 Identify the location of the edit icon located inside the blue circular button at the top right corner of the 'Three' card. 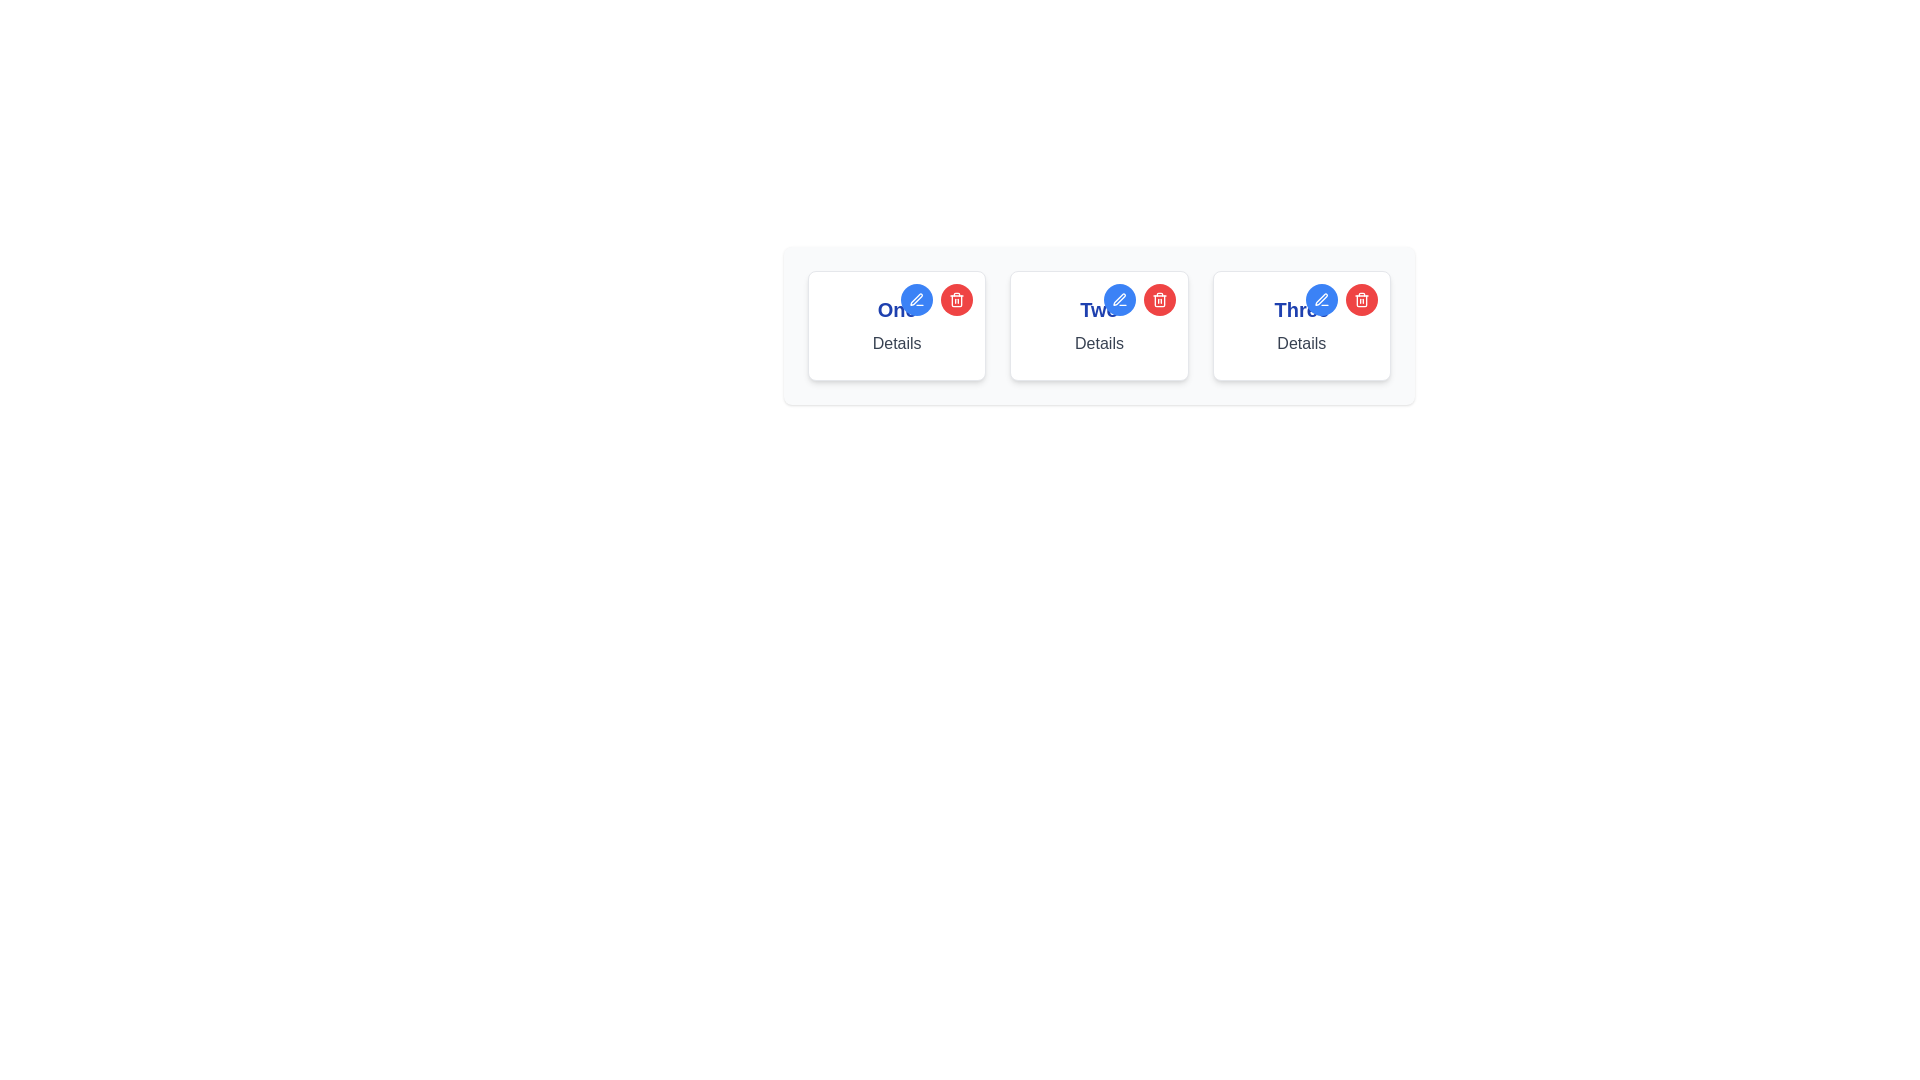
(1321, 300).